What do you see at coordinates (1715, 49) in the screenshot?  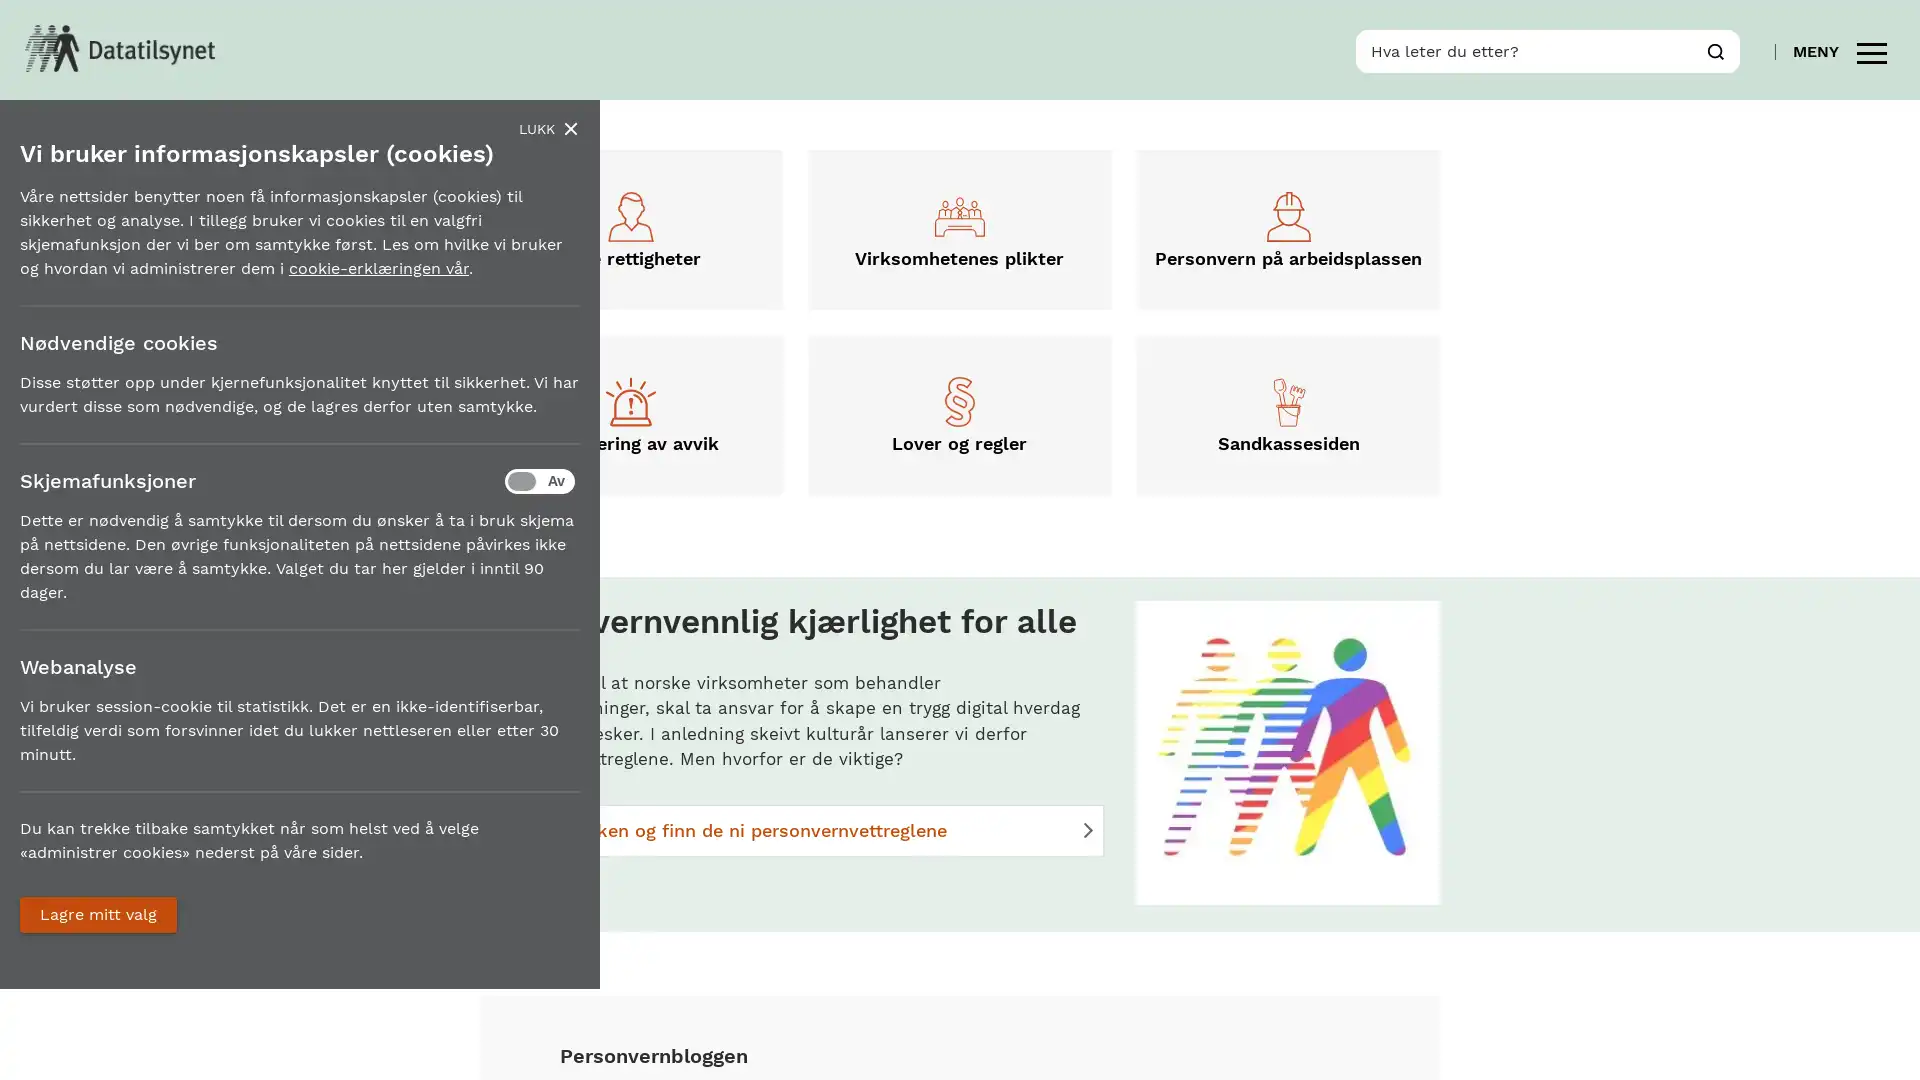 I see `Sk` at bounding box center [1715, 49].